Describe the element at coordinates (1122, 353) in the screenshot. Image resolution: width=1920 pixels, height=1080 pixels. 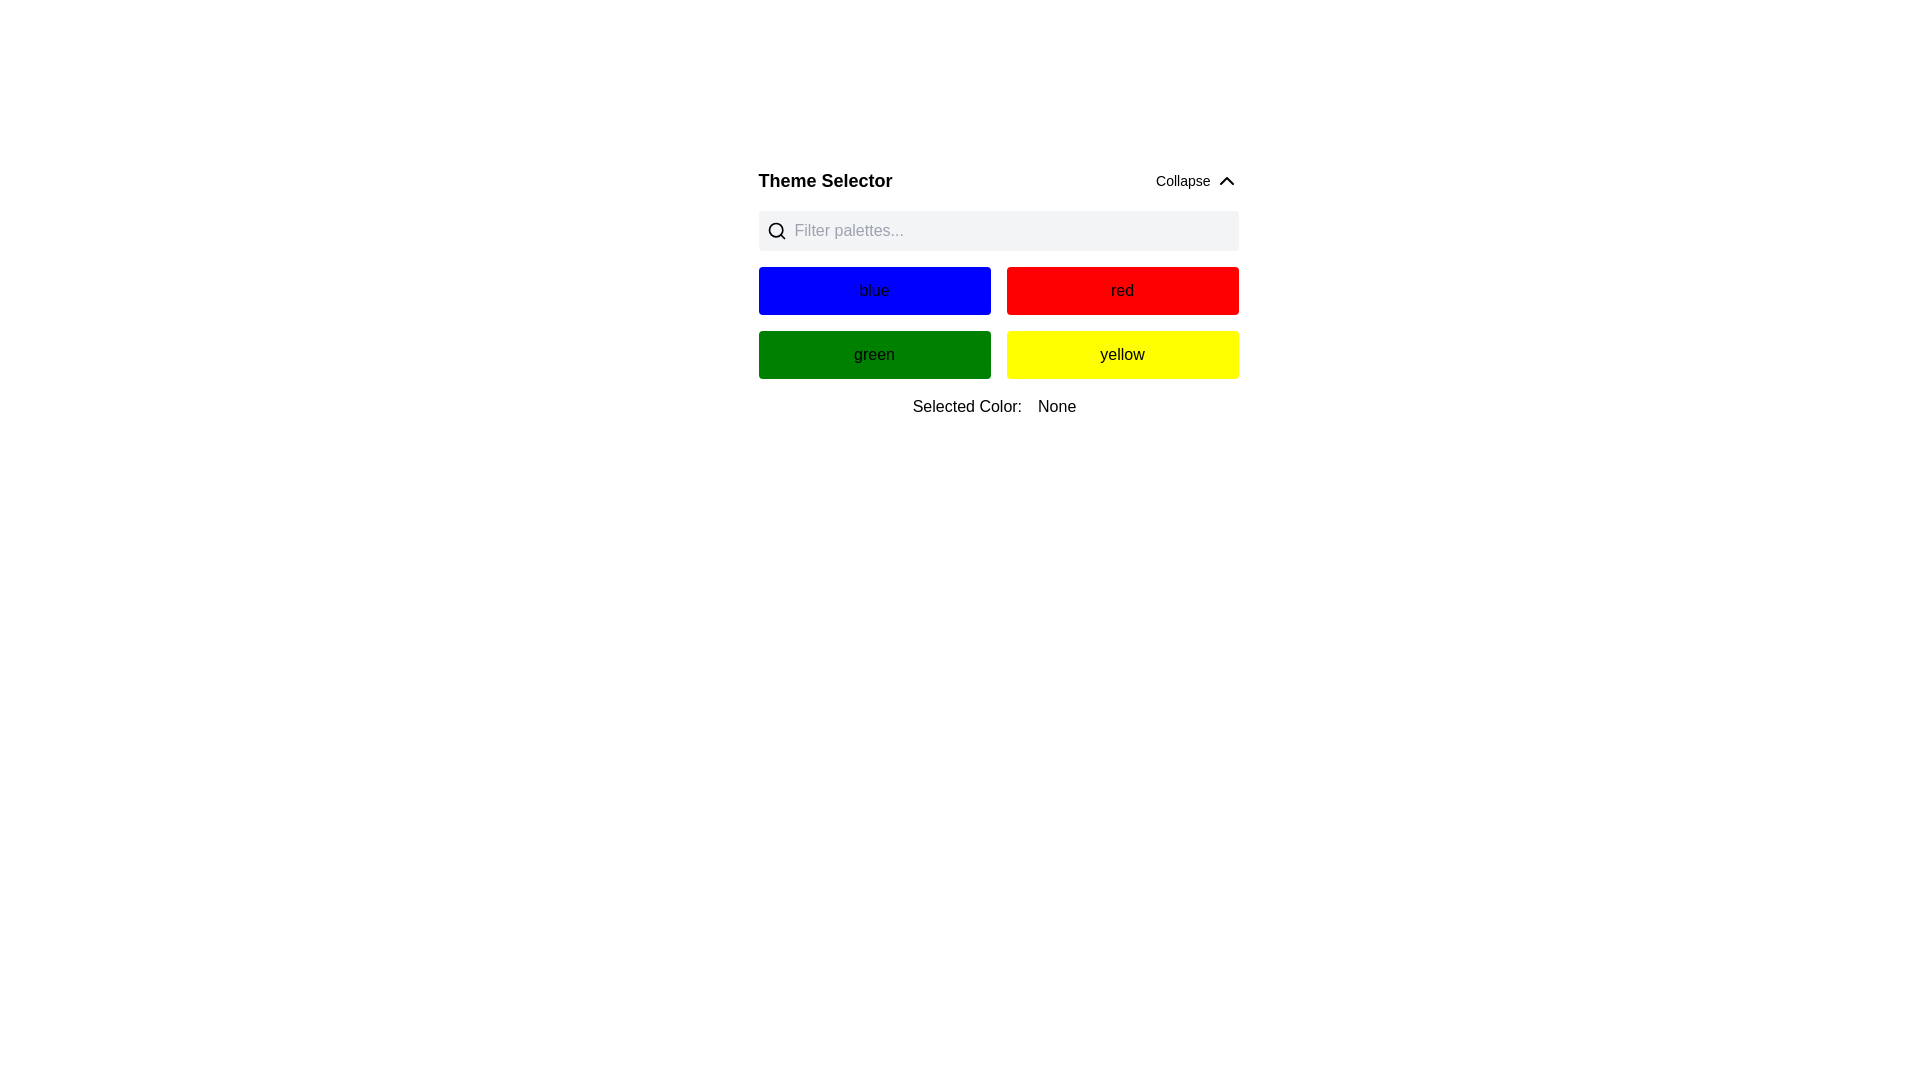
I see `the fourth button in the grid layout, located in the second row and second column` at that location.